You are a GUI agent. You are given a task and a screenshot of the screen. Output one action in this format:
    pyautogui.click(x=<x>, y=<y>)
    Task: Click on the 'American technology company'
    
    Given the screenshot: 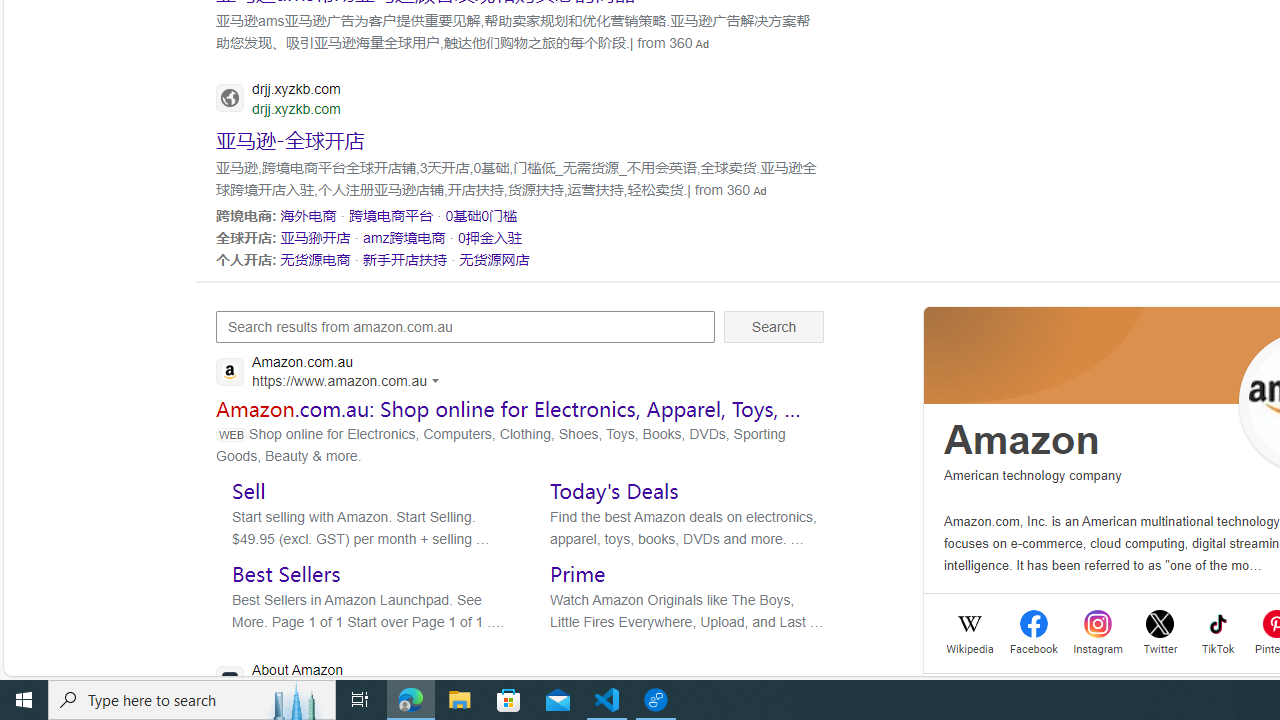 What is the action you would take?
    pyautogui.click(x=1033, y=475)
    